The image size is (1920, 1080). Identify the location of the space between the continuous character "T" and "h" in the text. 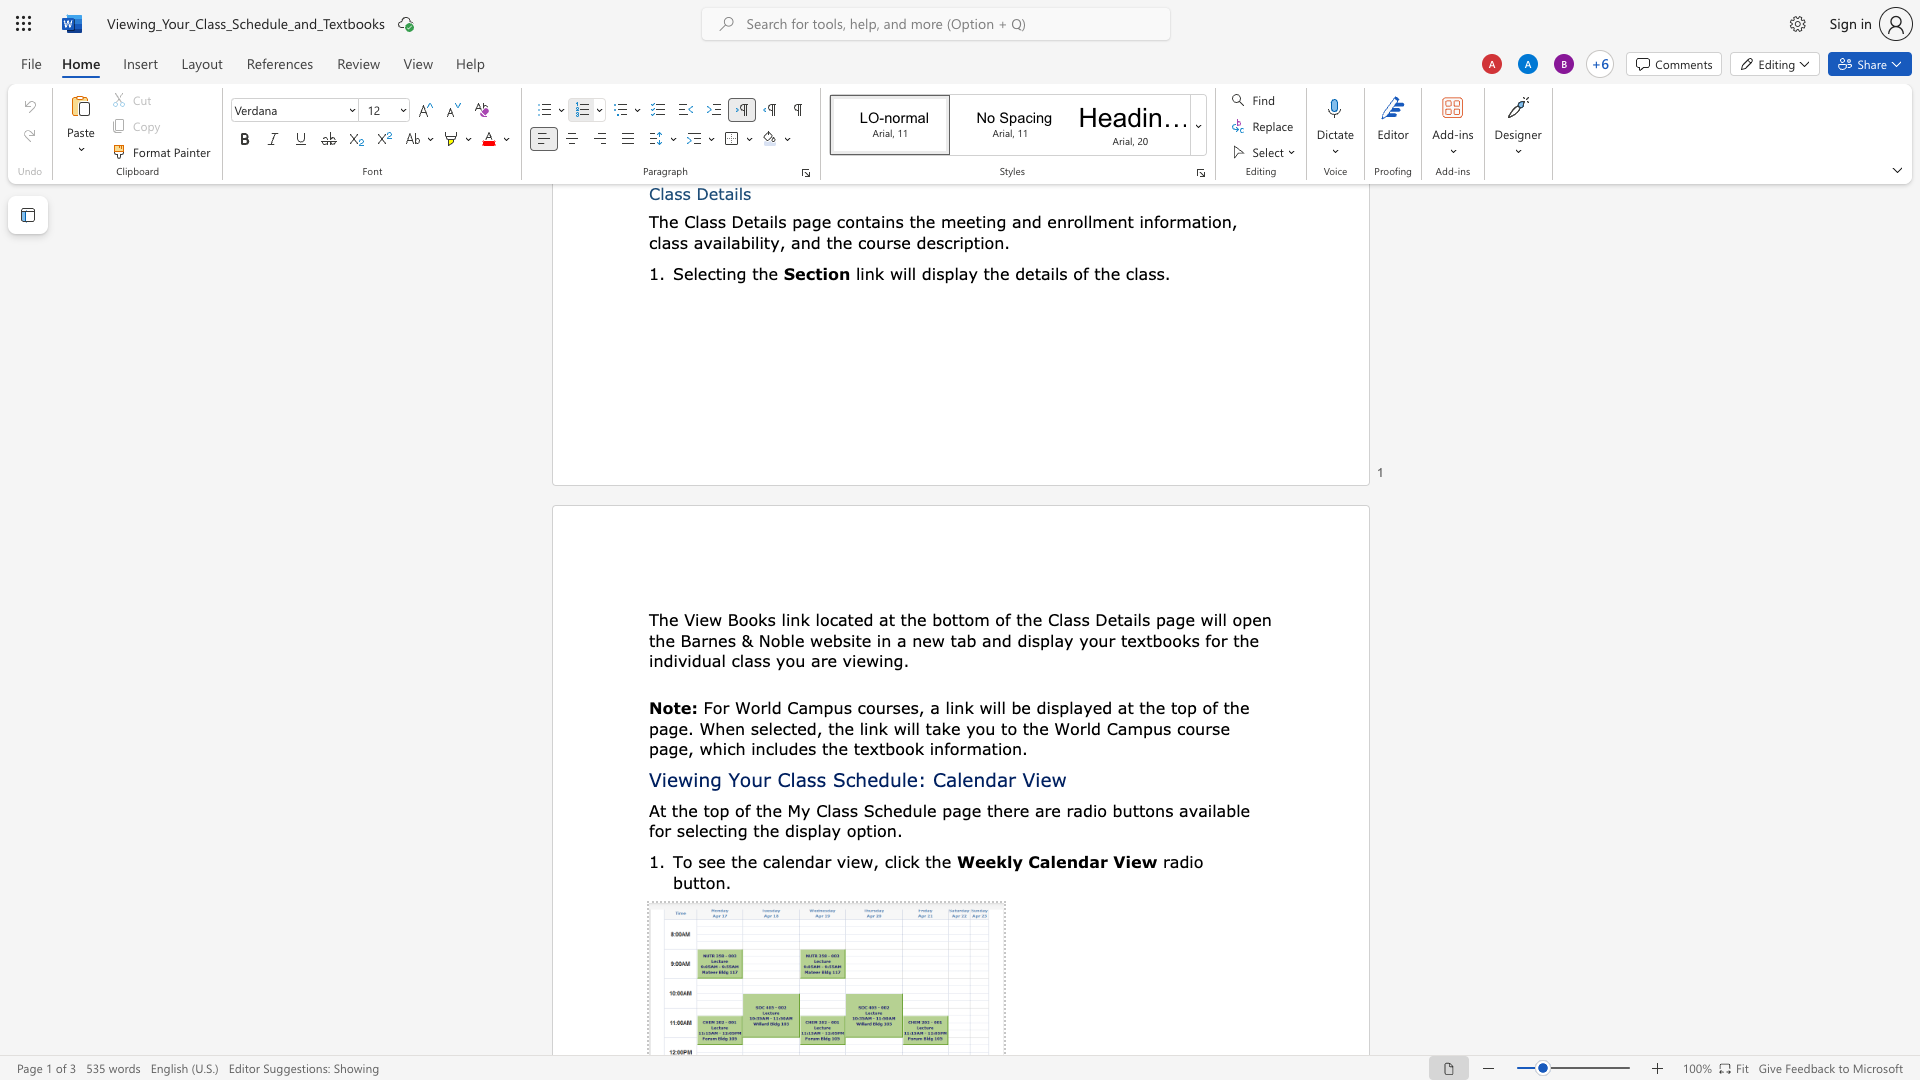
(658, 618).